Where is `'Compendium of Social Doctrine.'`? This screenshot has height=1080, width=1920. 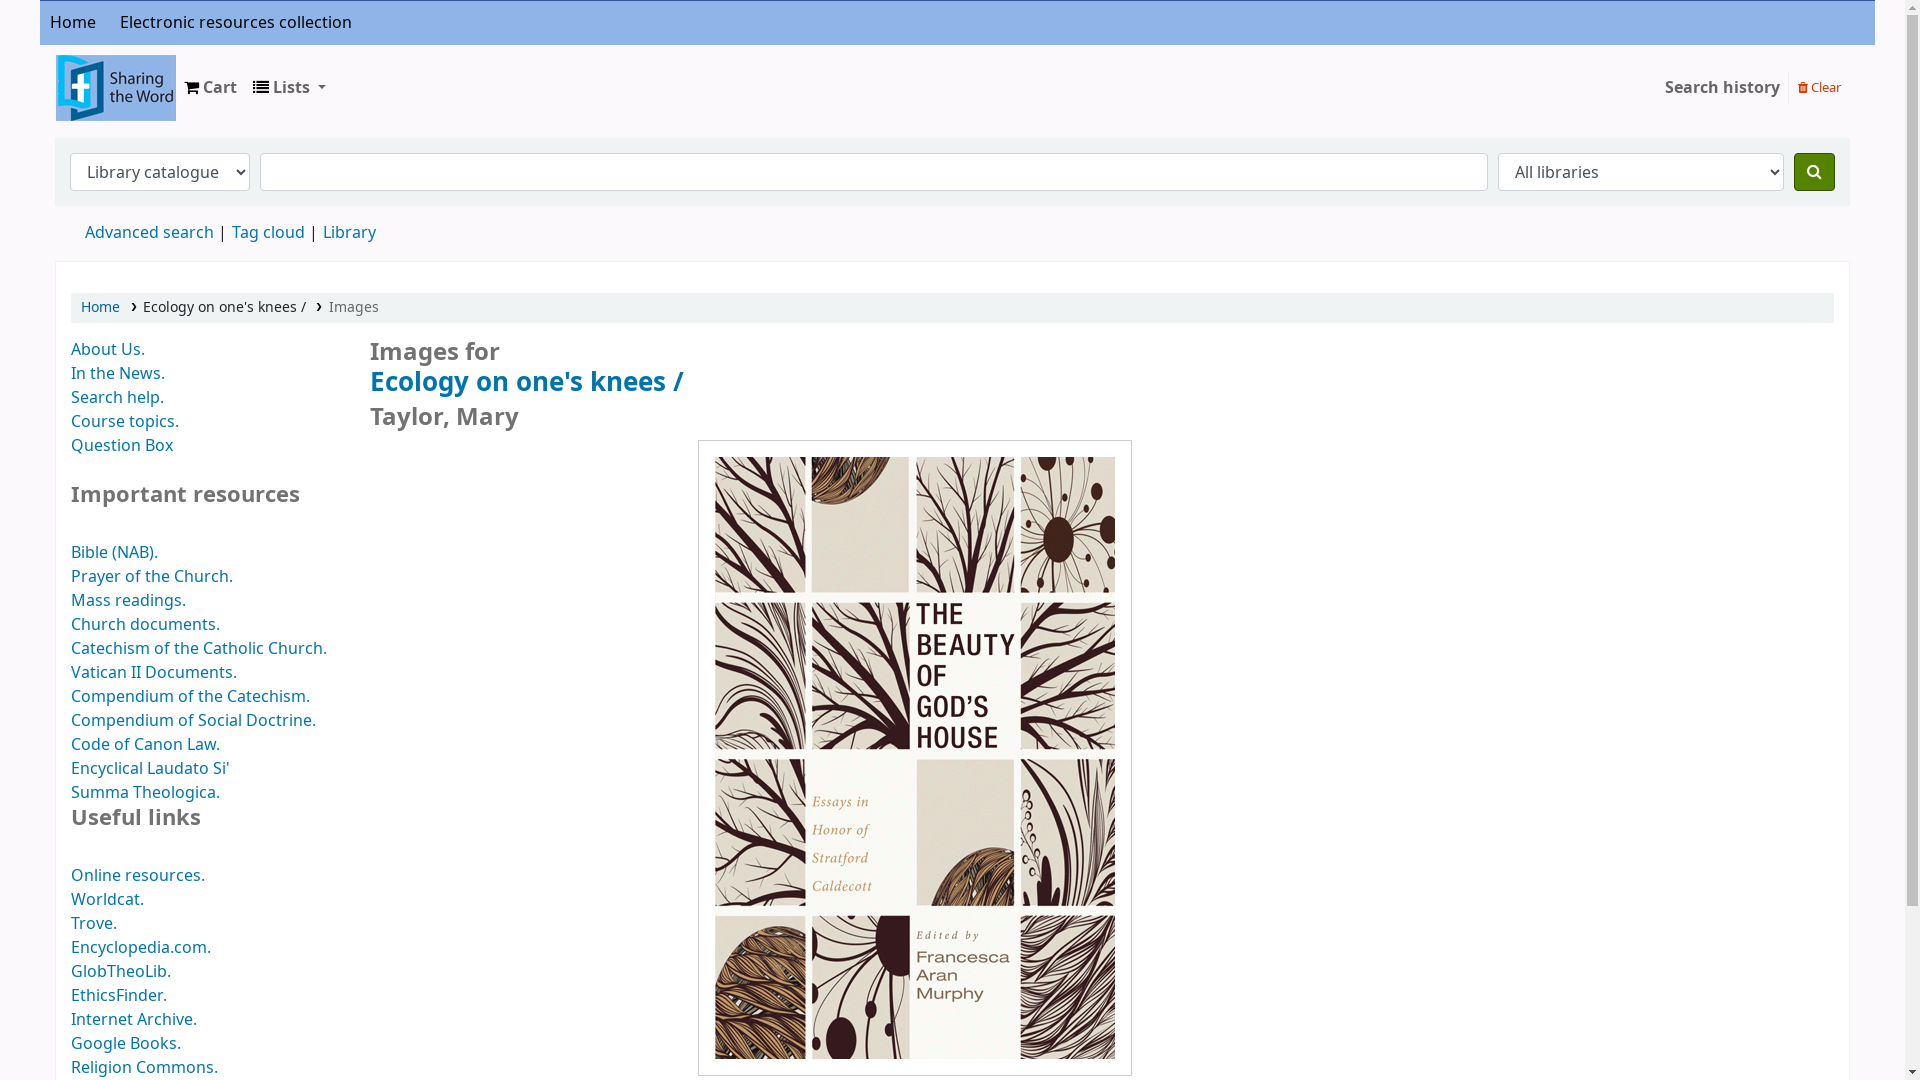 'Compendium of Social Doctrine.' is located at coordinates (193, 721).